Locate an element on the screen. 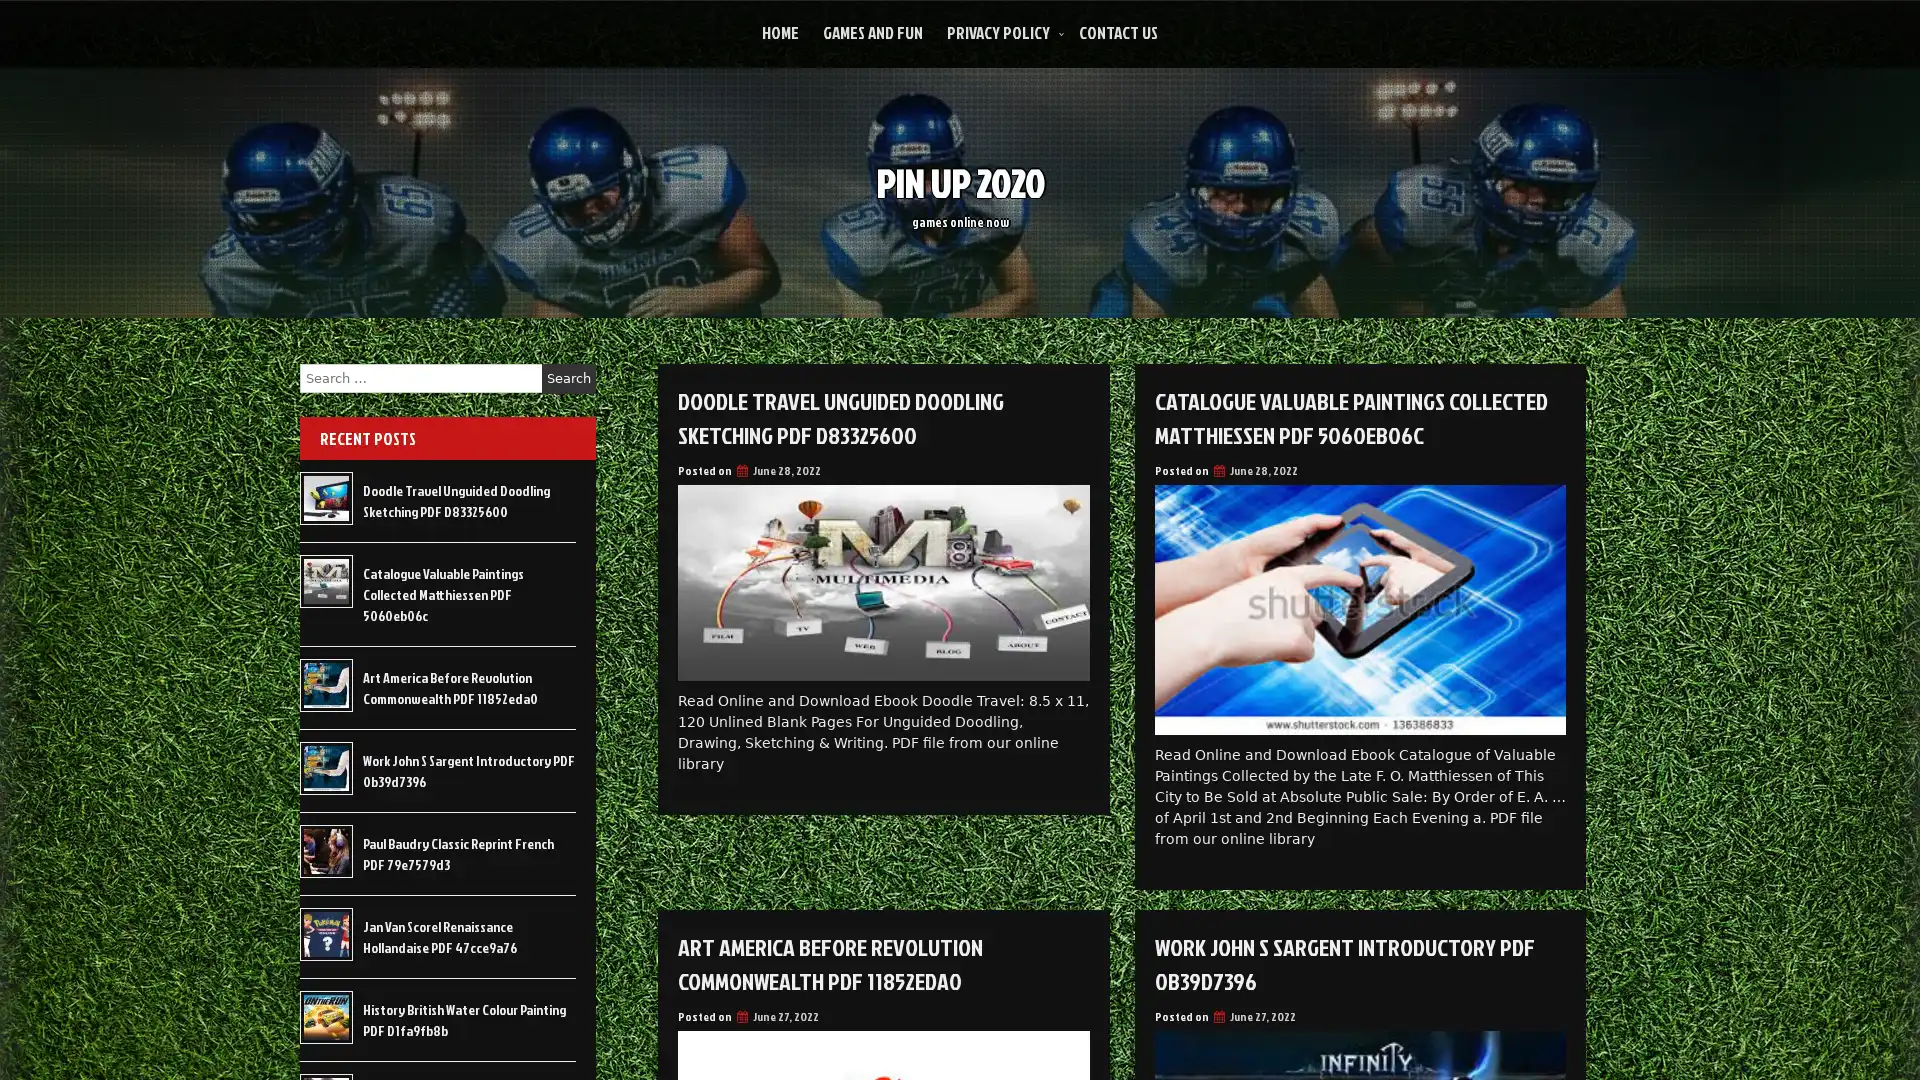 The width and height of the screenshot is (1920, 1080). Search is located at coordinates (568, 378).